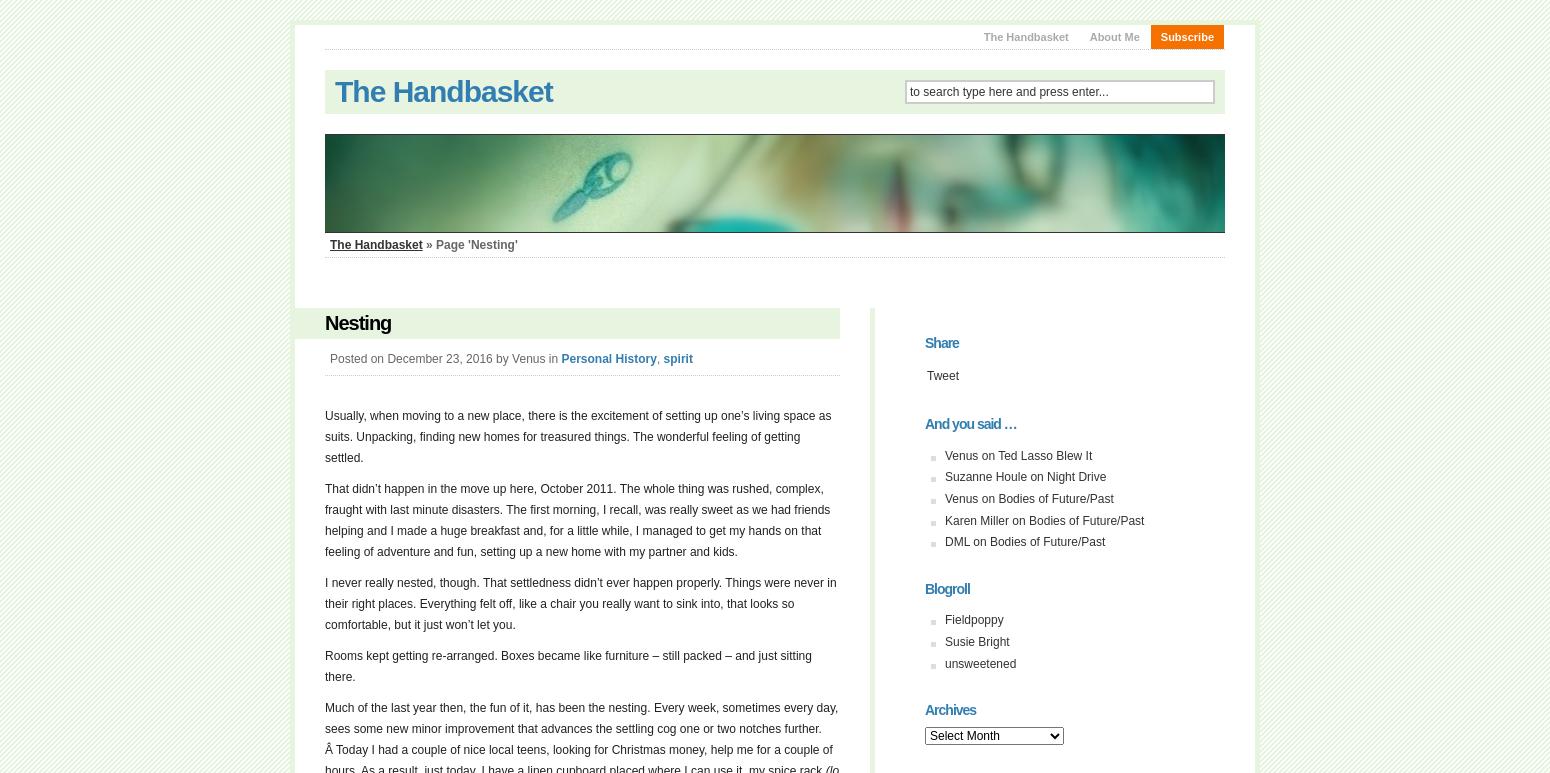 Image resolution: width=1550 pixels, height=773 pixels. What do you see at coordinates (940, 341) in the screenshot?
I see `'Share'` at bounding box center [940, 341].